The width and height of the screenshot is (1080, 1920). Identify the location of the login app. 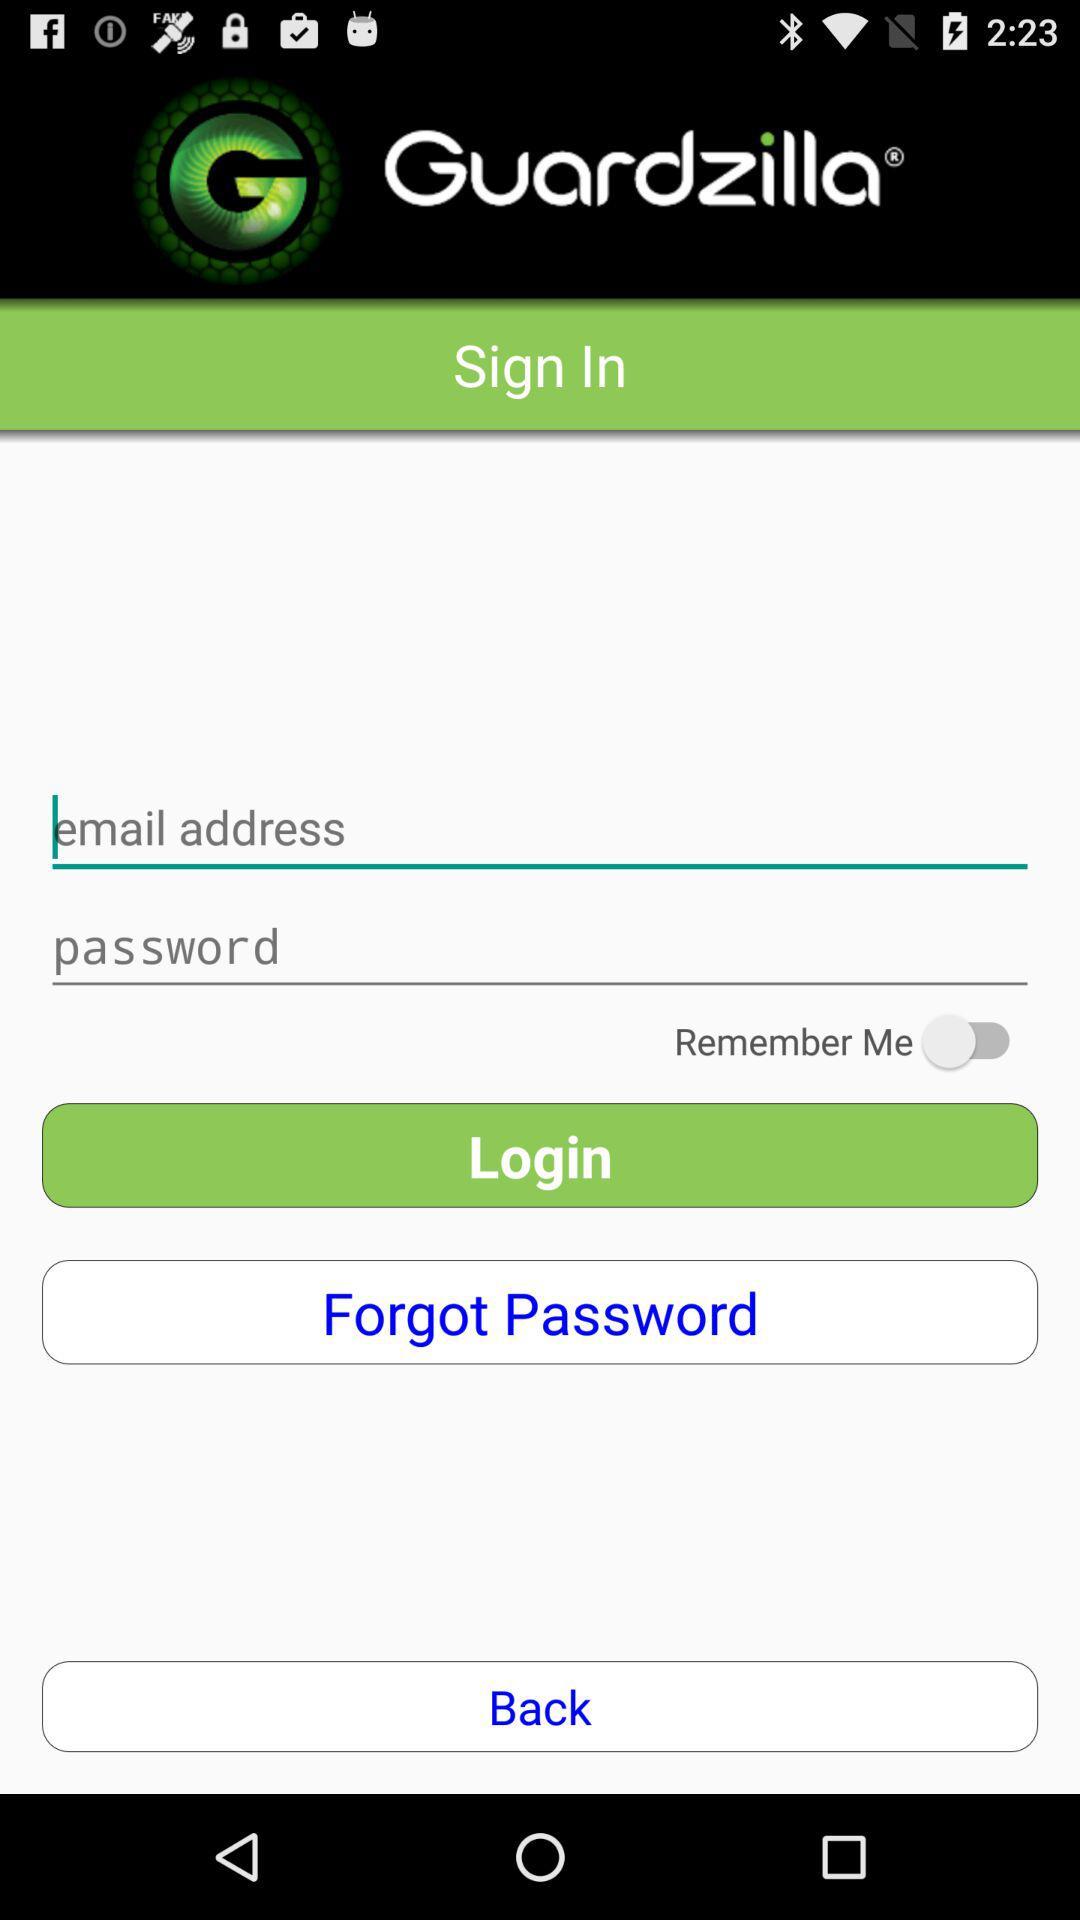
(540, 1155).